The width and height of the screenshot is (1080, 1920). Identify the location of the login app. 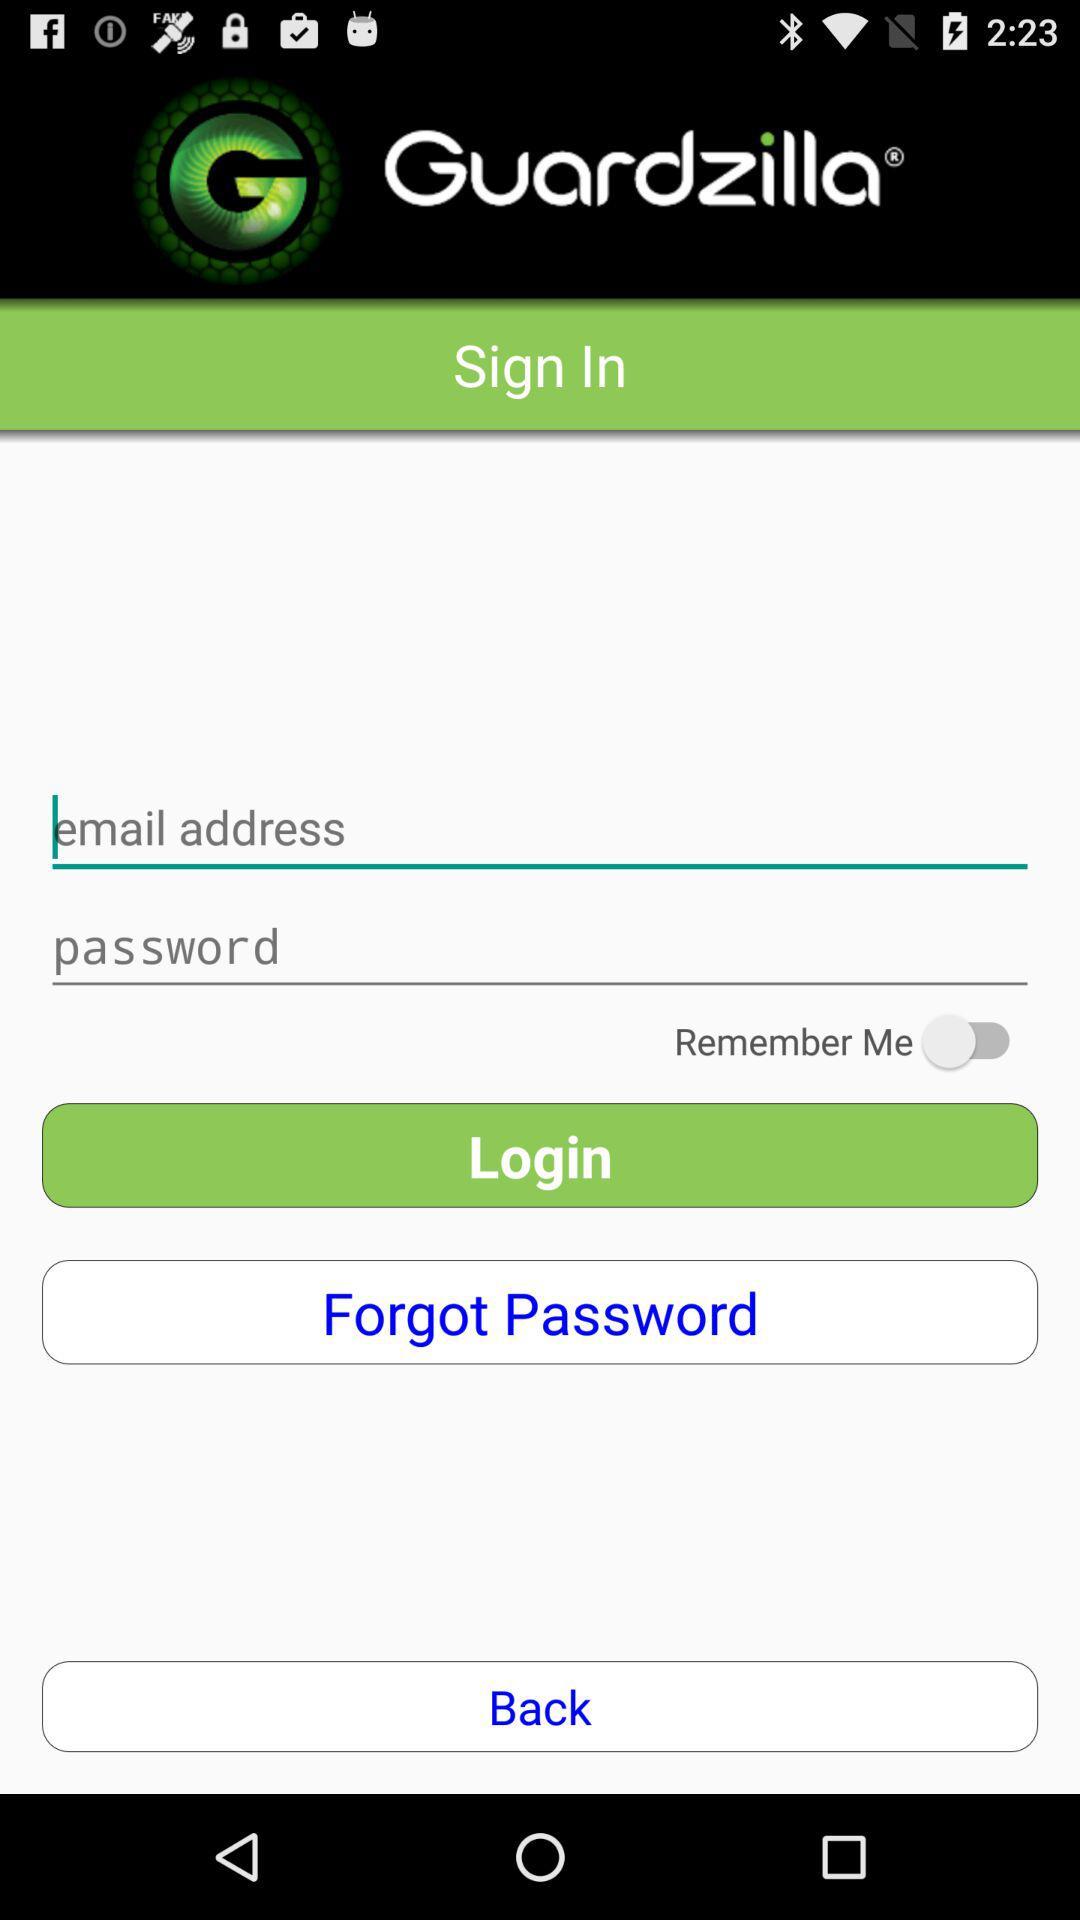
(540, 1155).